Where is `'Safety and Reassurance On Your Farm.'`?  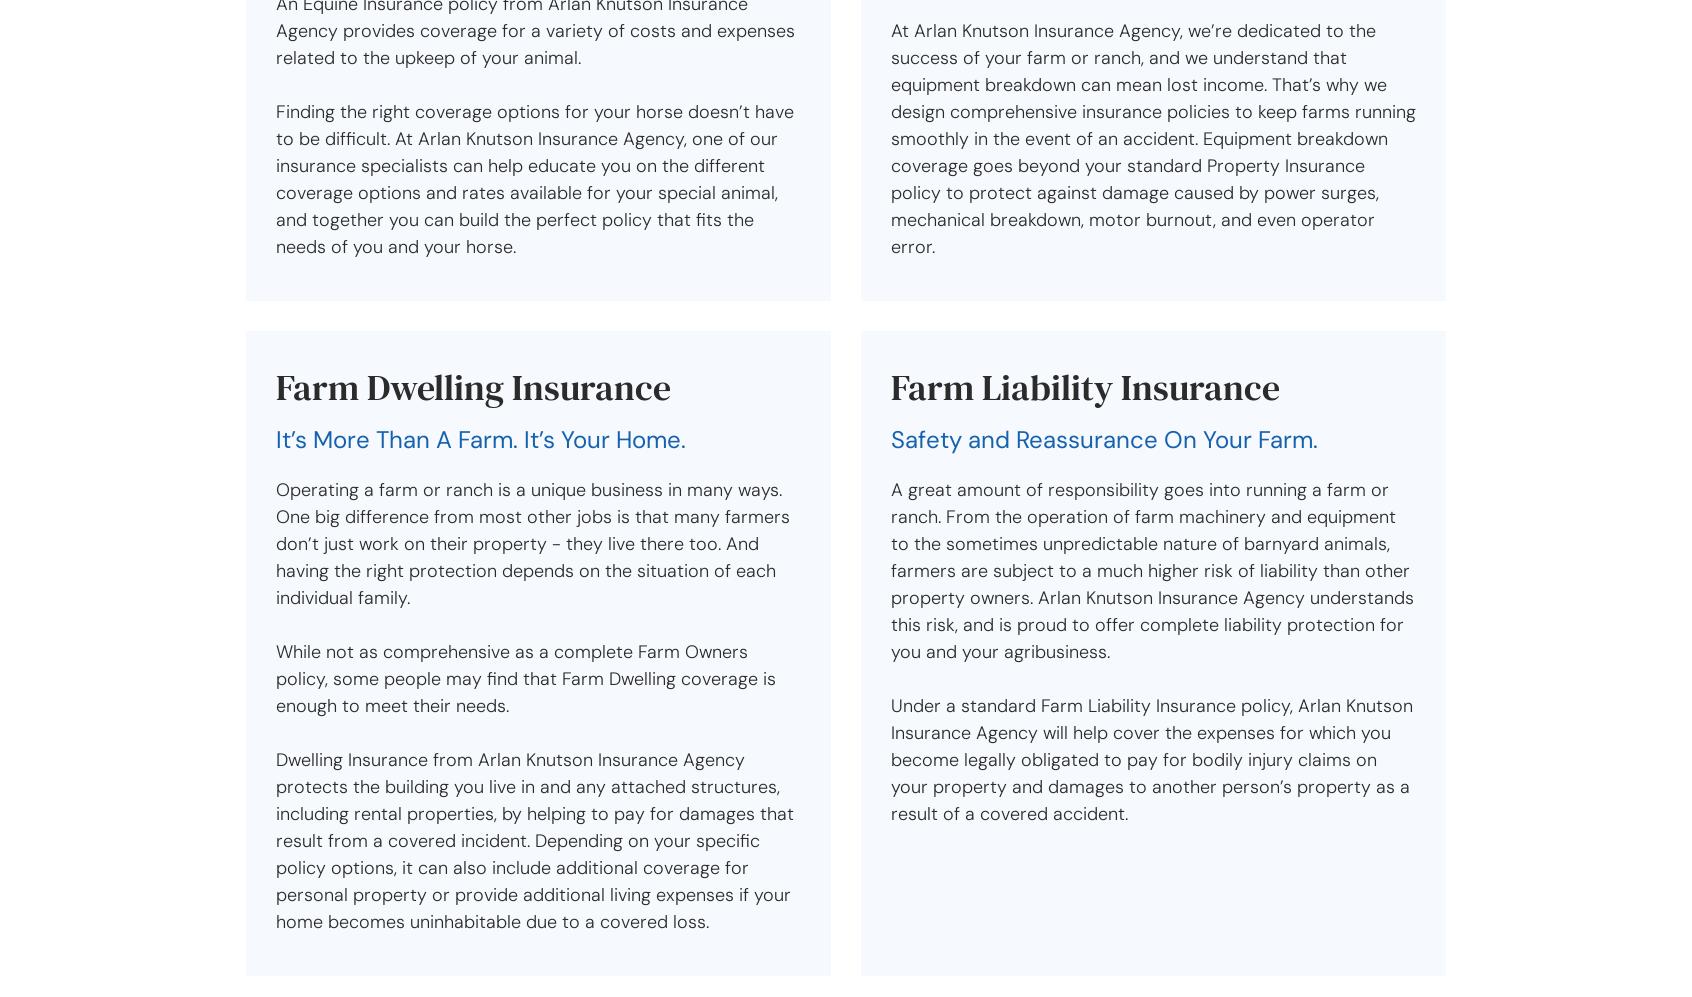 'Safety and Reassurance On Your Farm.' is located at coordinates (890, 438).